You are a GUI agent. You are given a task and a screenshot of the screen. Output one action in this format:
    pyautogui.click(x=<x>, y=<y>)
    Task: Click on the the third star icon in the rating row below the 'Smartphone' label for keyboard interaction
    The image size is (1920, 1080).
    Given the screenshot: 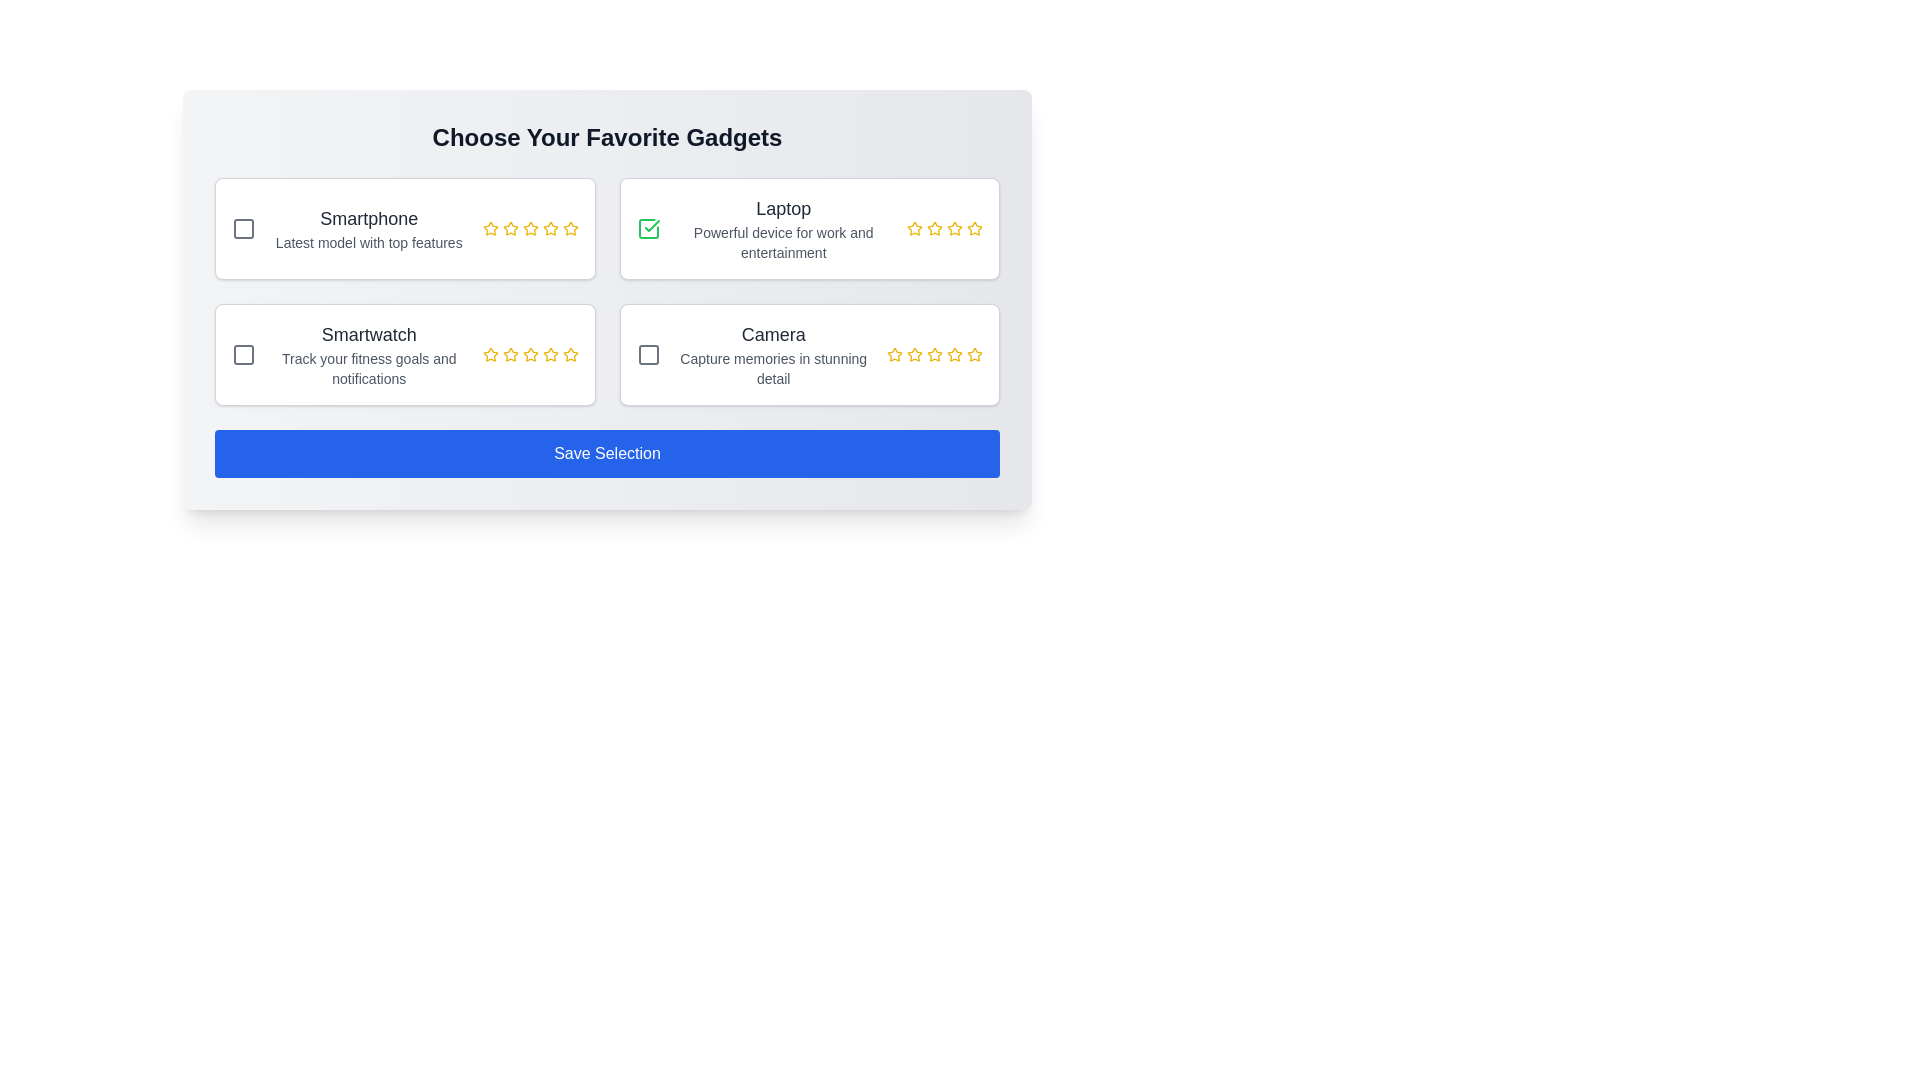 What is the action you would take?
    pyautogui.click(x=550, y=227)
    